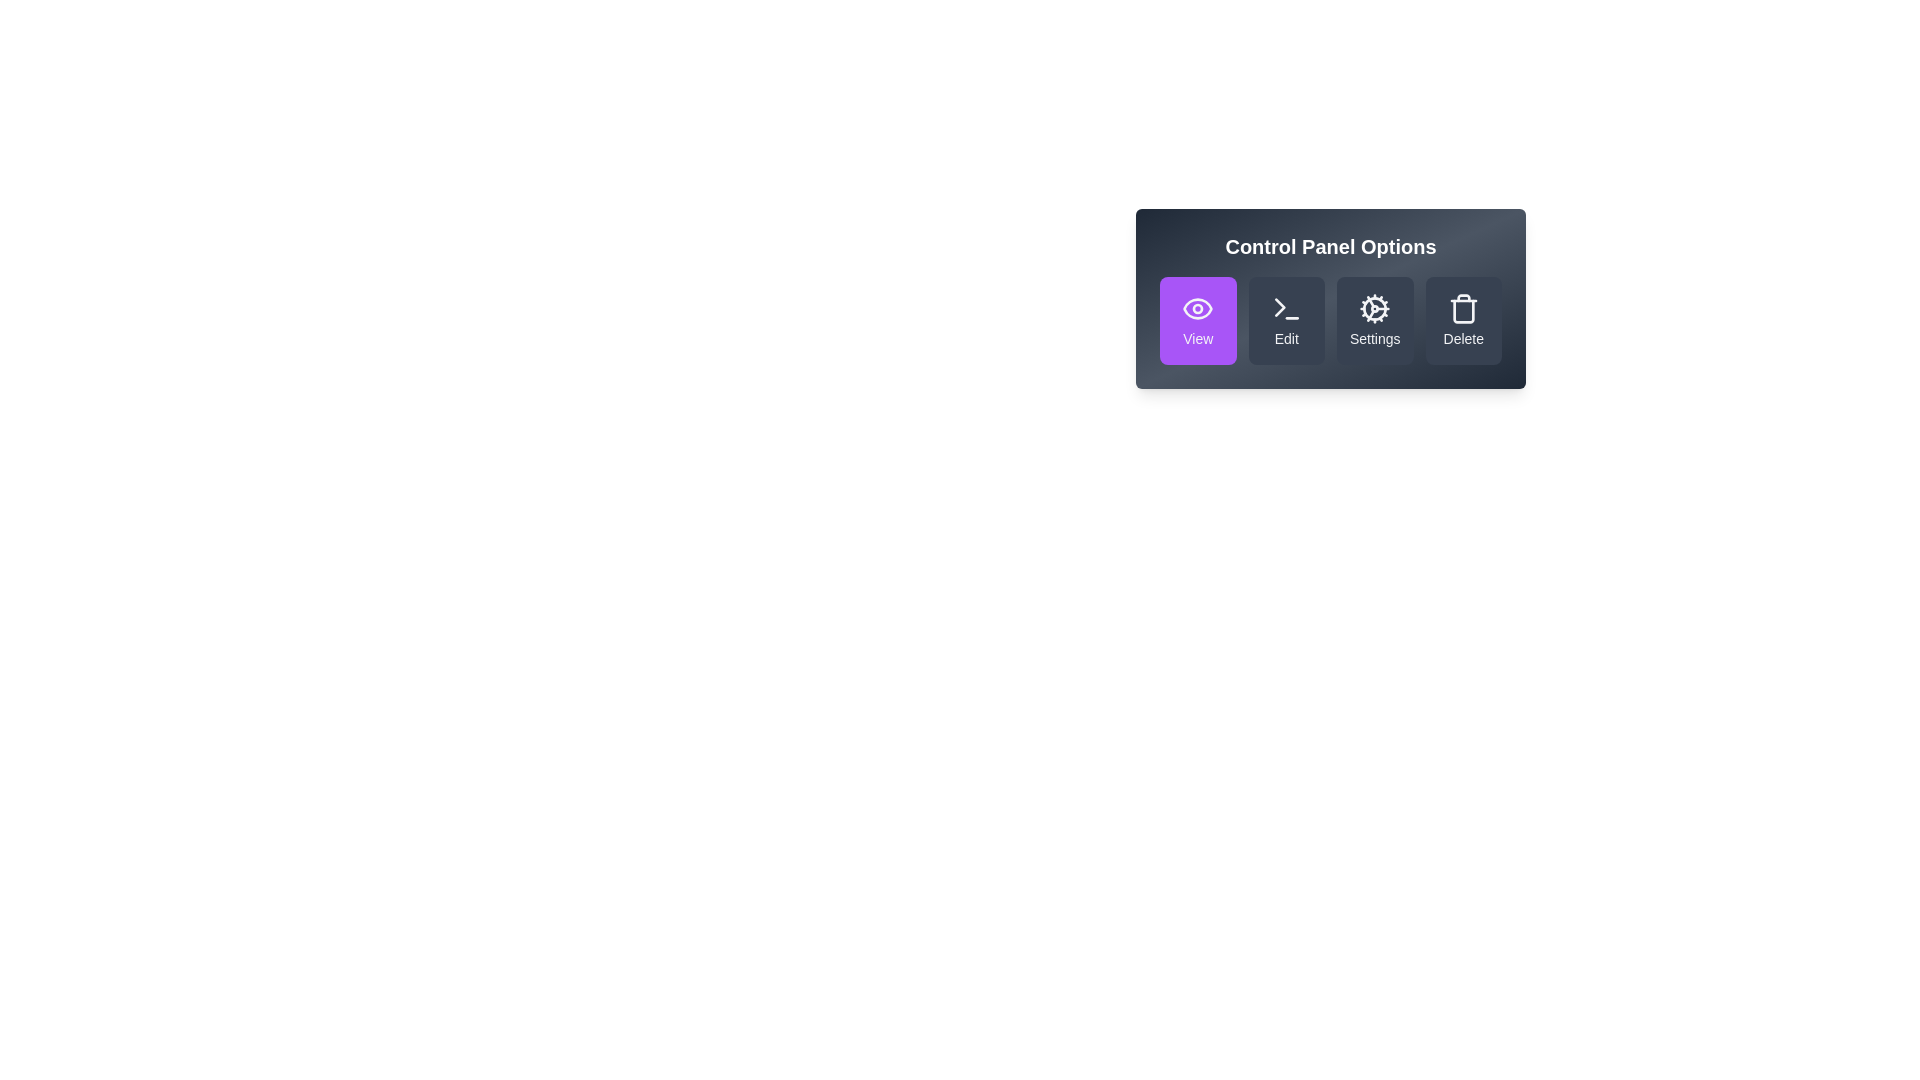  What do you see at coordinates (1330, 245) in the screenshot?
I see `the text label 'Control Panel Options' which is in bold white font at the top-center of the dark-themed card interface` at bounding box center [1330, 245].